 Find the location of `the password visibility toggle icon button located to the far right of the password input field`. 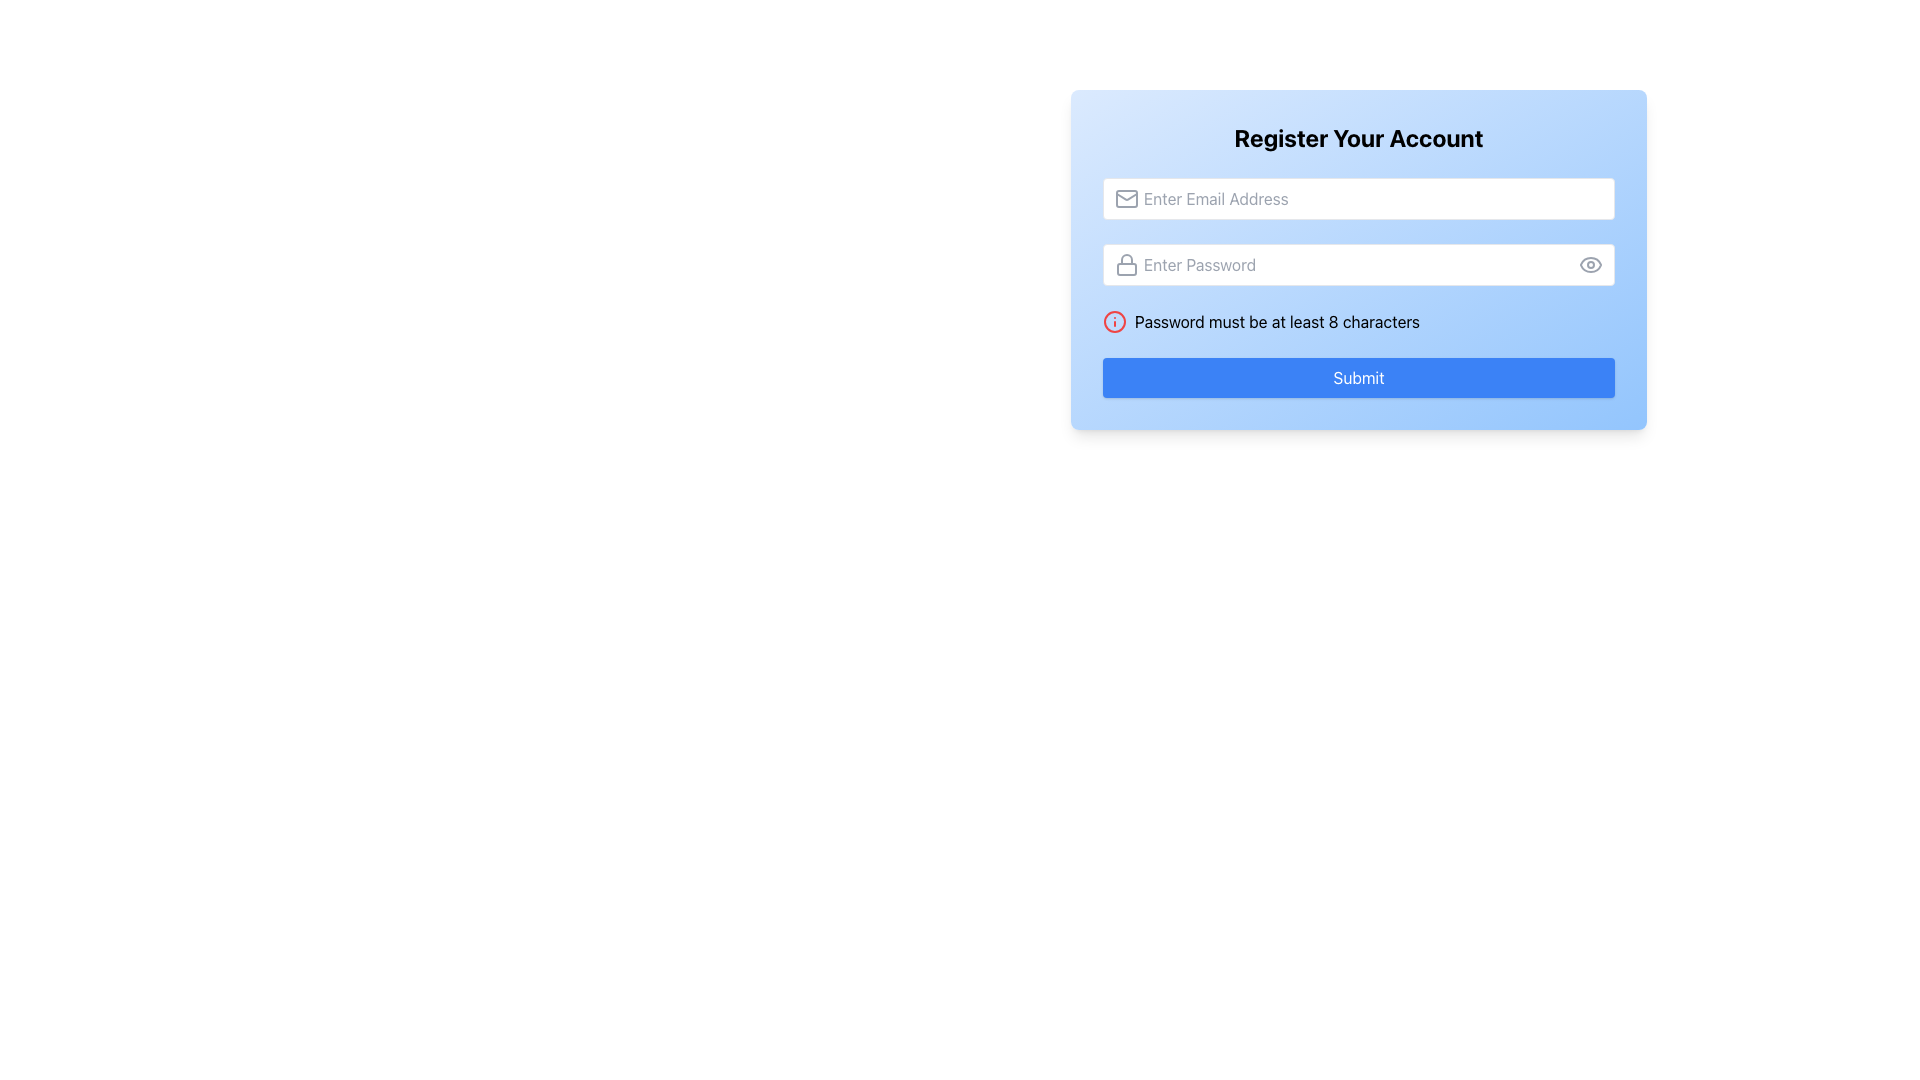

the password visibility toggle icon button located to the far right of the password input field is located at coordinates (1589, 264).